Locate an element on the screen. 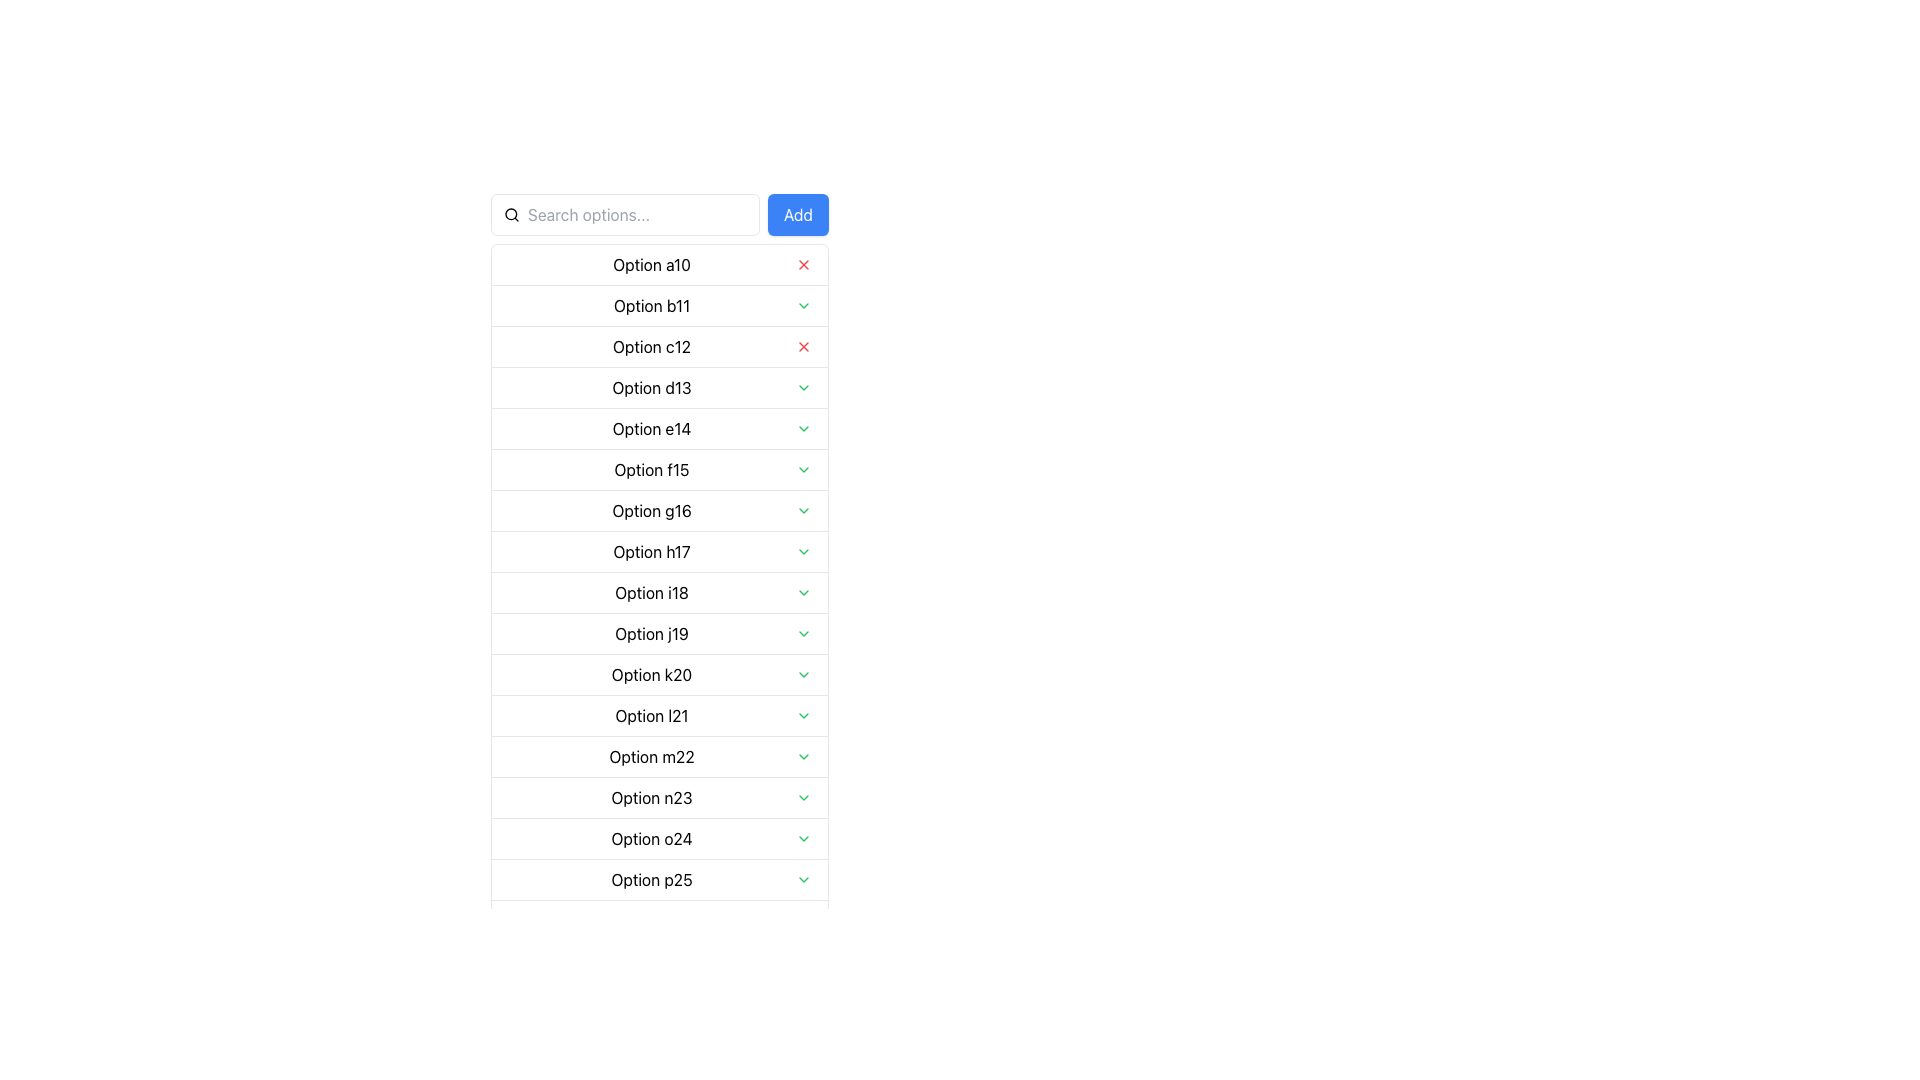 This screenshot has height=1080, width=1920. the text label for 'Option o24' is located at coordinates (652, 839).